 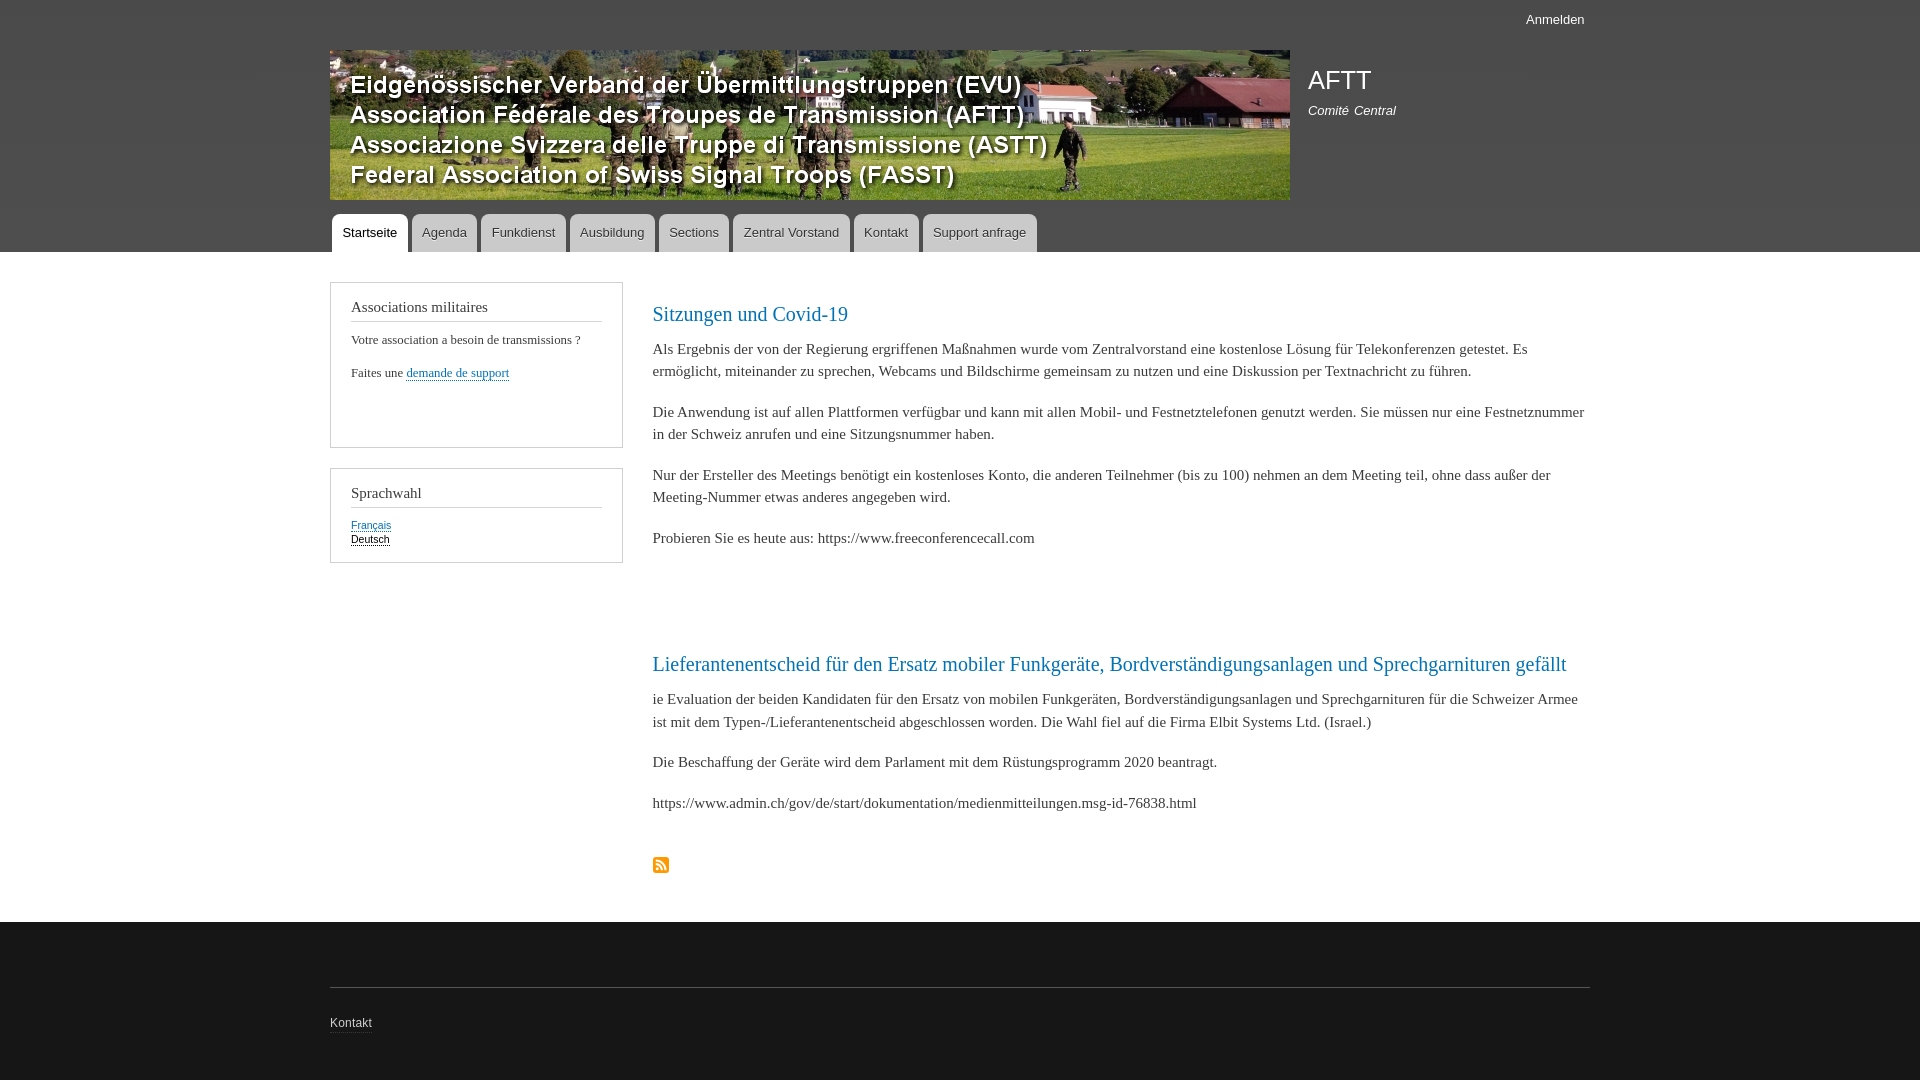 I want to click on 'AFTT', so click(x=1339, y=79).